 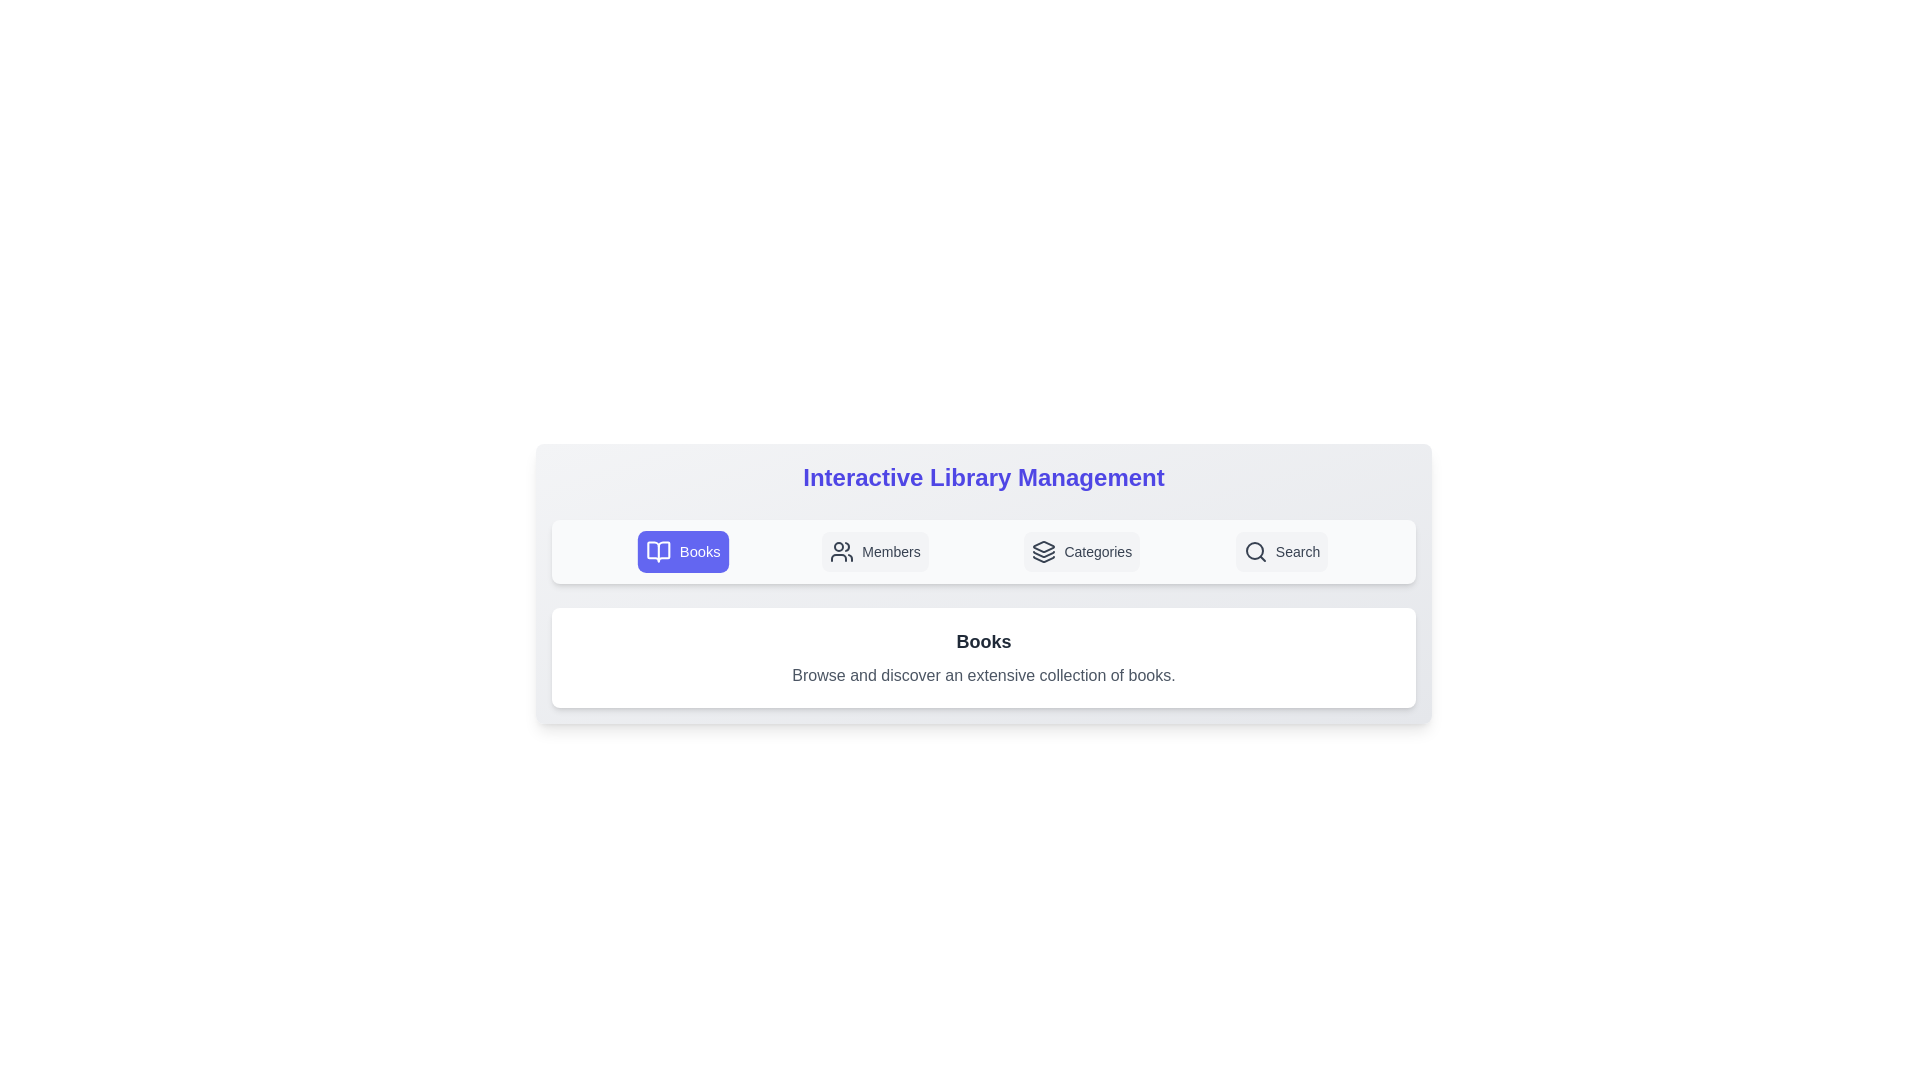 What do you see at coordinates (658, 551) in the screenshot?
I see `the 'Books' icon in the navigation toolbar, which represents the library section` at bounding box center [658, 551].